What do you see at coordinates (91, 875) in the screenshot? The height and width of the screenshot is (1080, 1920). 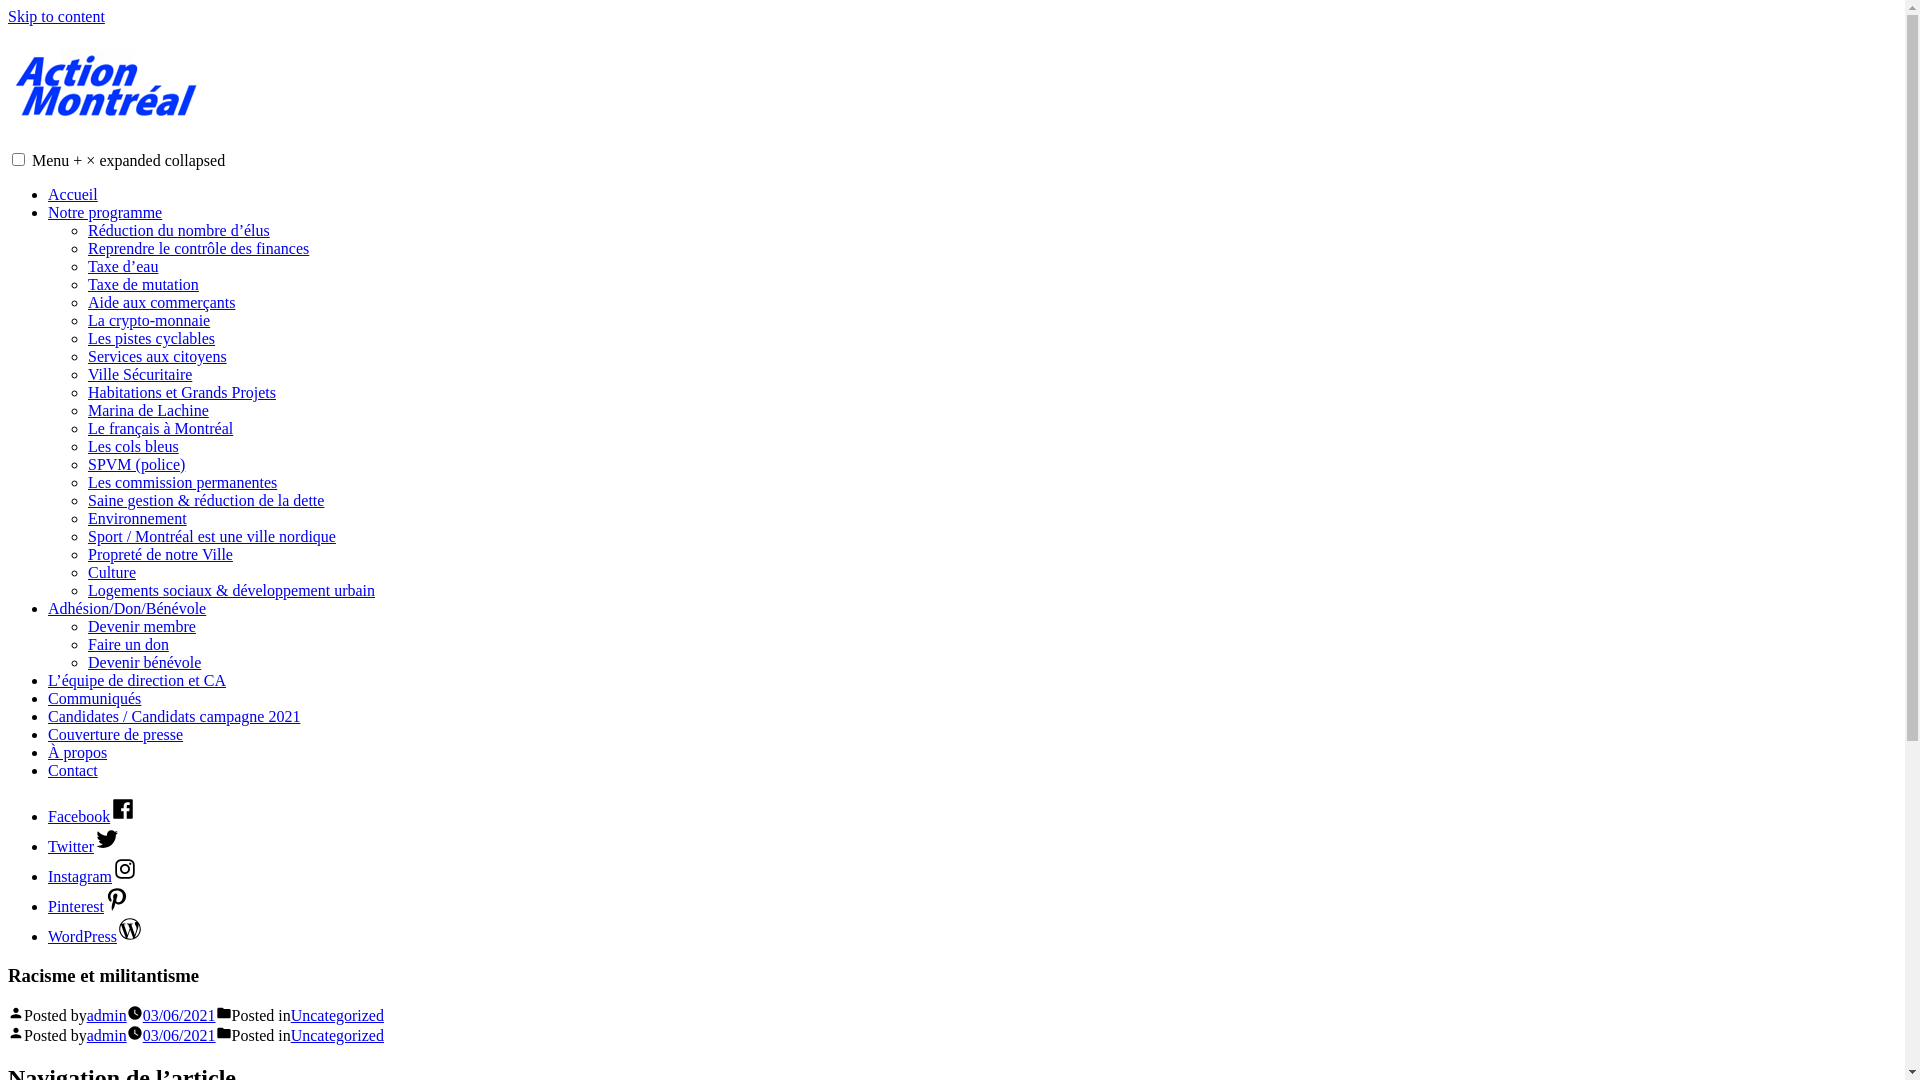 I see `'Instagram'` at bounding box center [91, 875].